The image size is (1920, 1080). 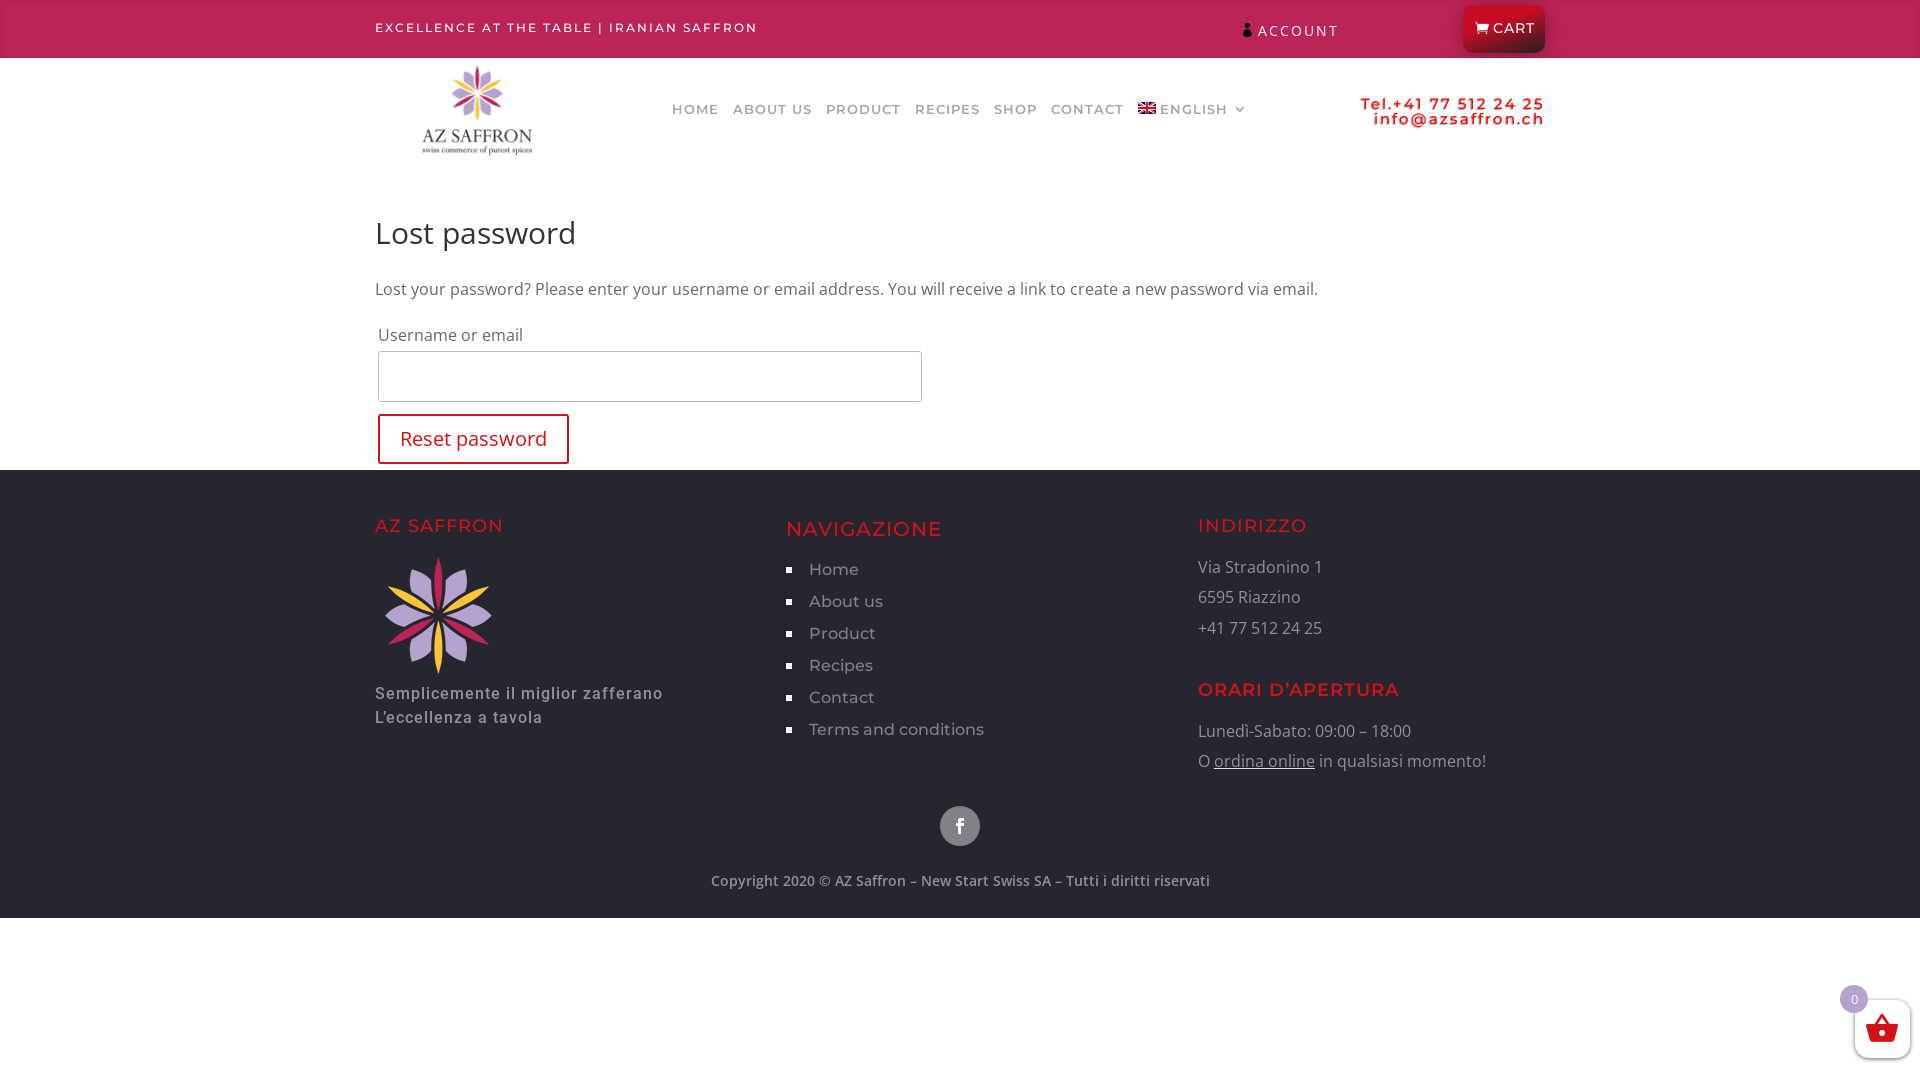 I want to click on 'About us', so click(x=809, y=600).